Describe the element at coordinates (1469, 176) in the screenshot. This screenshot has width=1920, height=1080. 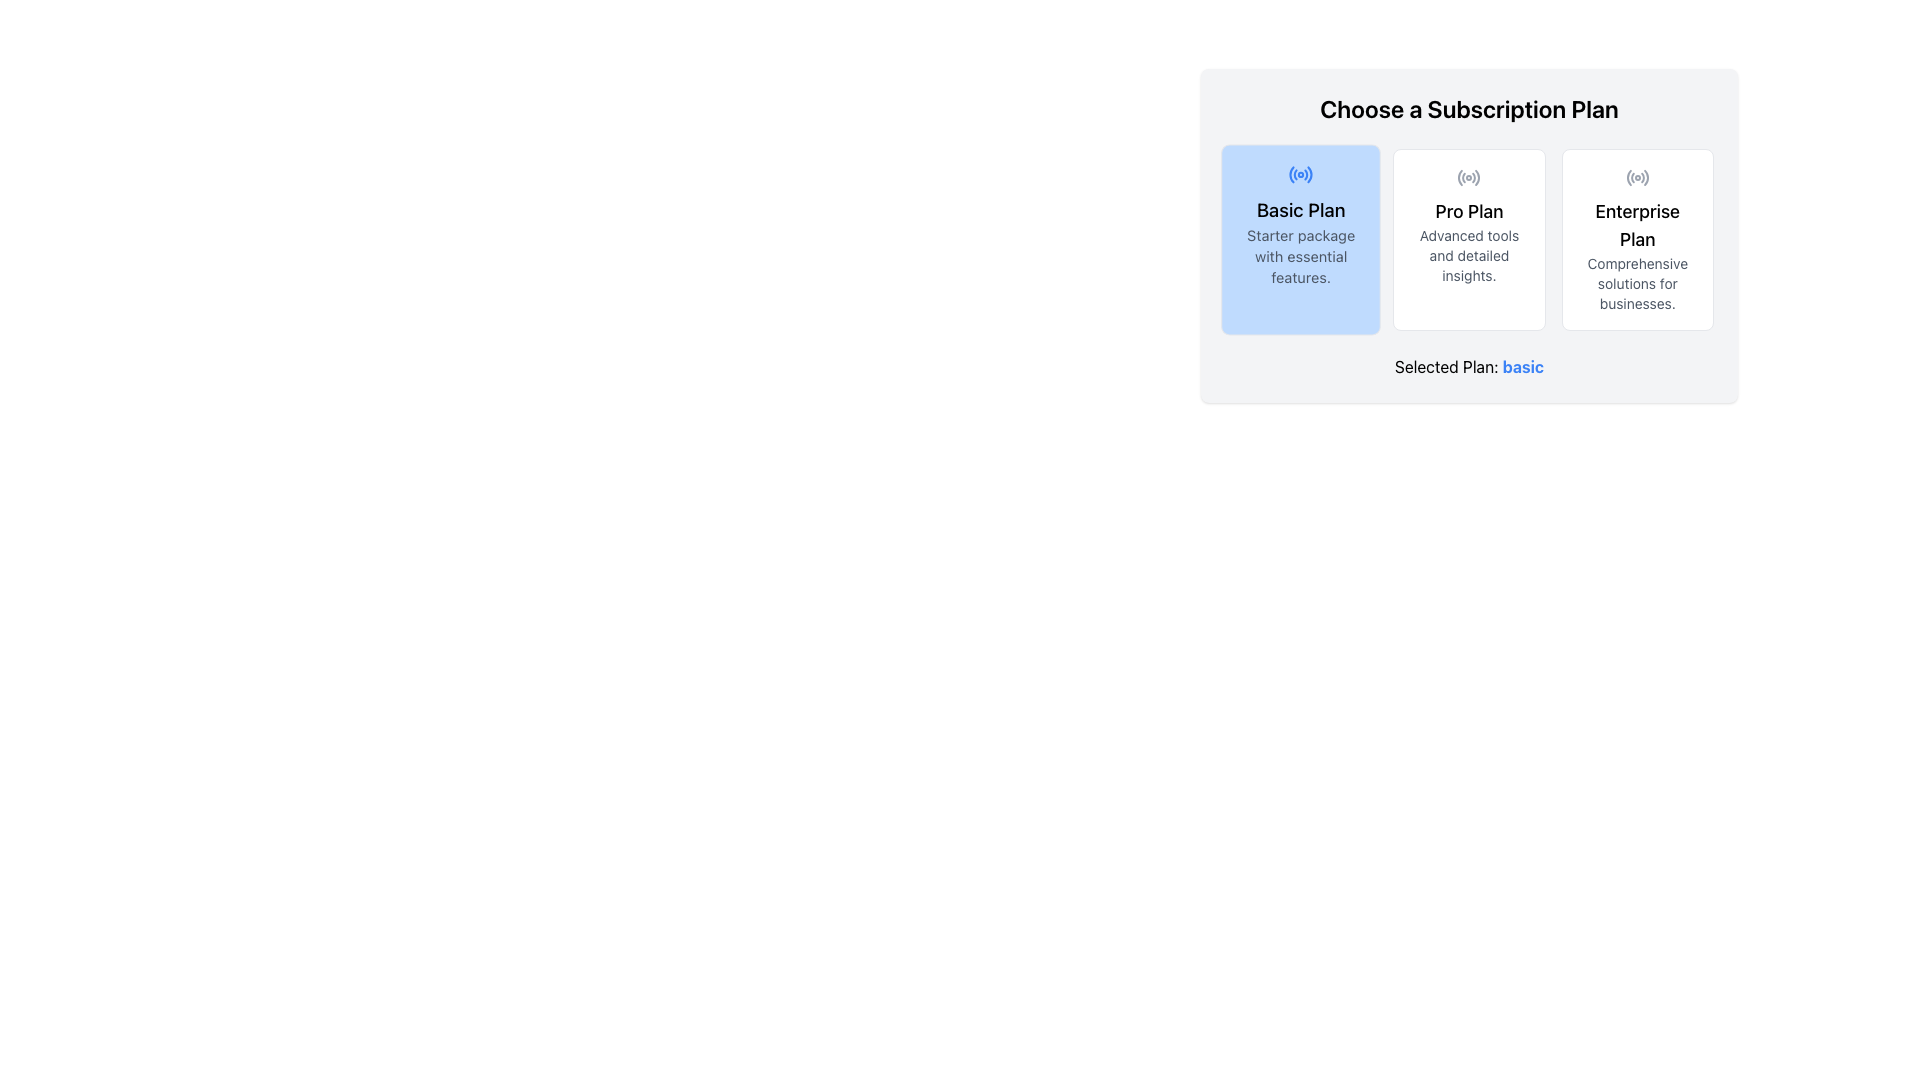
I see `the circular radio button indicator icon displayed in light gray color, located above the text 'Pro Plan Advanced tools and detailed insights' in the subscription plan card labeled 'Pro Plan'` at that location.